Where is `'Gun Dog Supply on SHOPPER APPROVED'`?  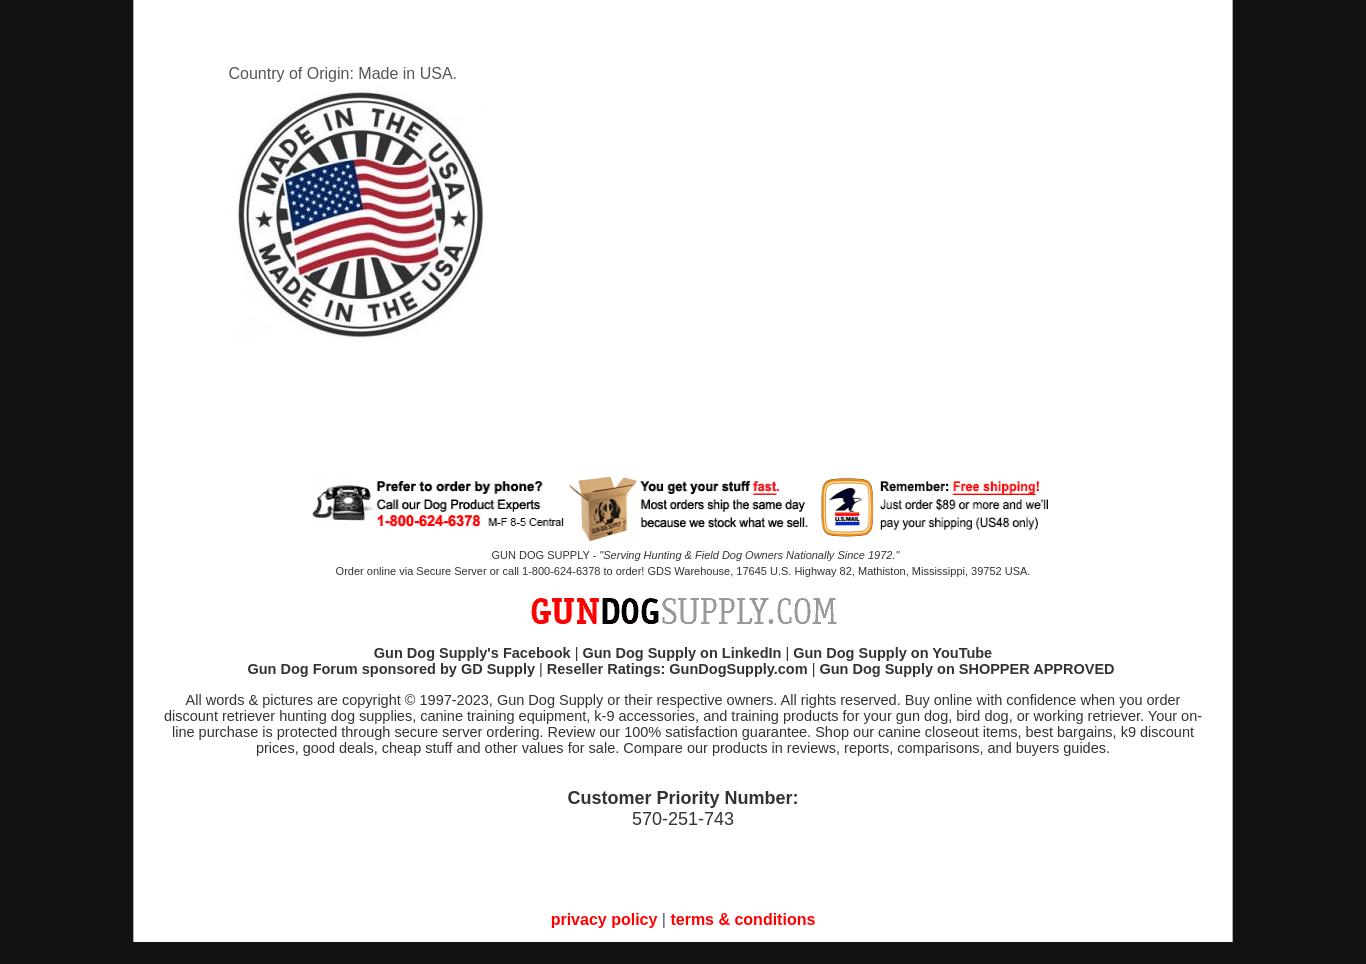 'Gun Dog Supply on SHOPPER APPROVED' is located at coordinates (966, 668).